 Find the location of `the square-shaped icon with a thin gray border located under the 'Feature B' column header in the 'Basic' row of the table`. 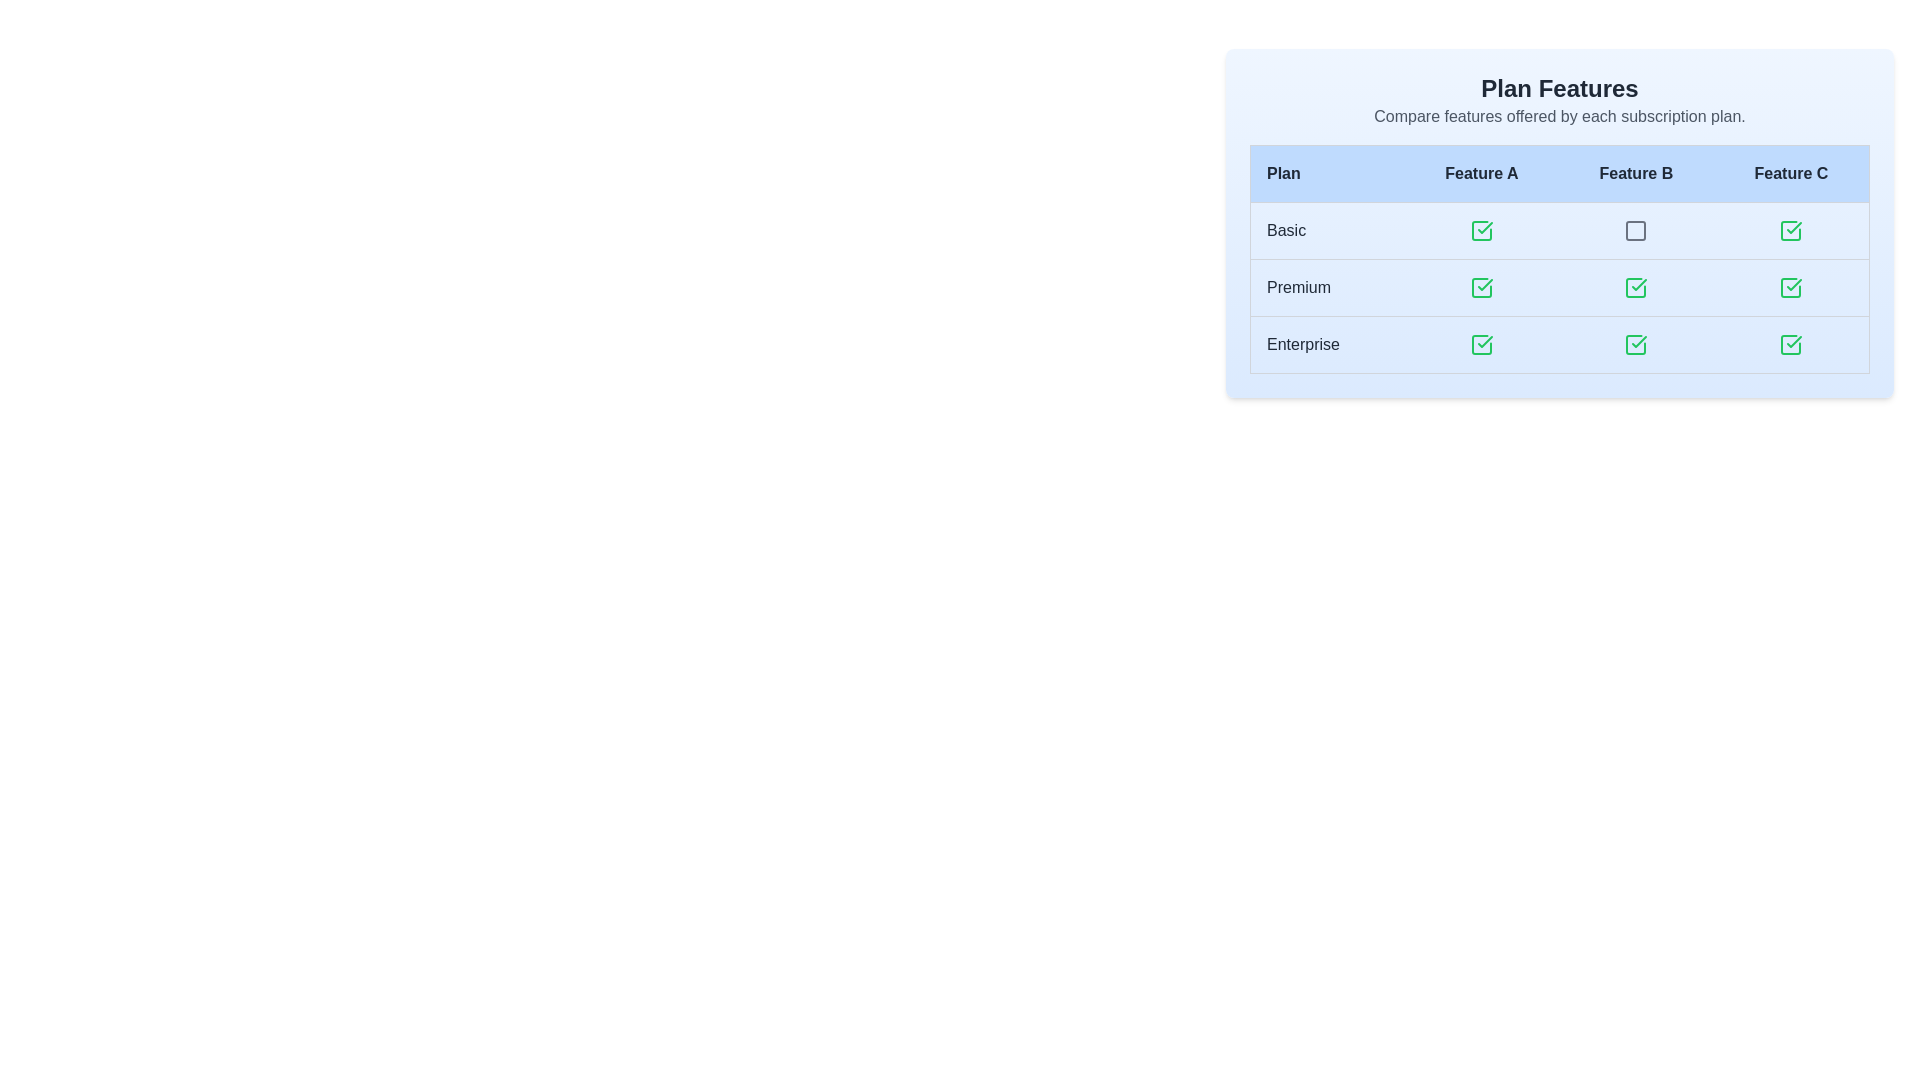

the square-shaped icon with a thin gray border located under the 'Feature B' column header in the 'Basic' row of the table is located at coordinates (1636, 230).